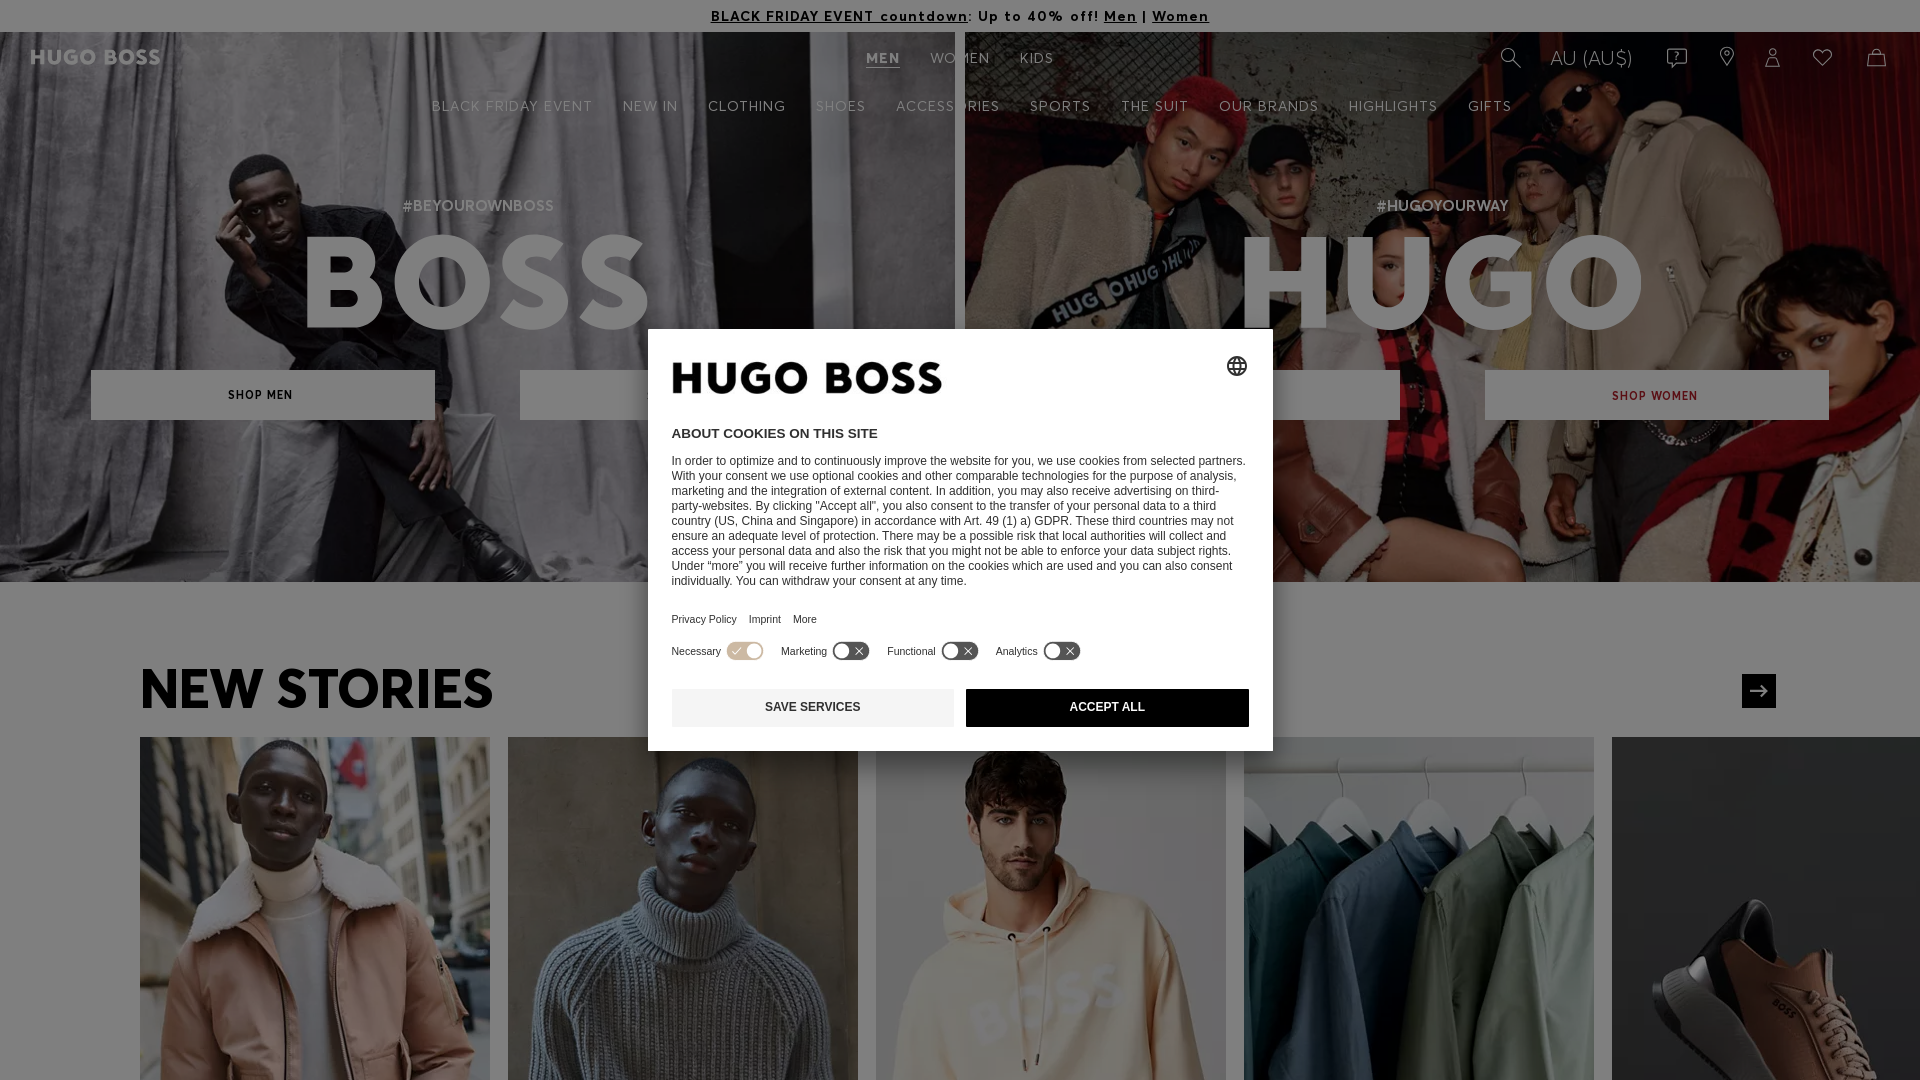 The width and height of the screenshot is (1920, 1080). Describe the element at coordinates (1036, 57) in the screenshot. I see `'KIDS'` at that location.